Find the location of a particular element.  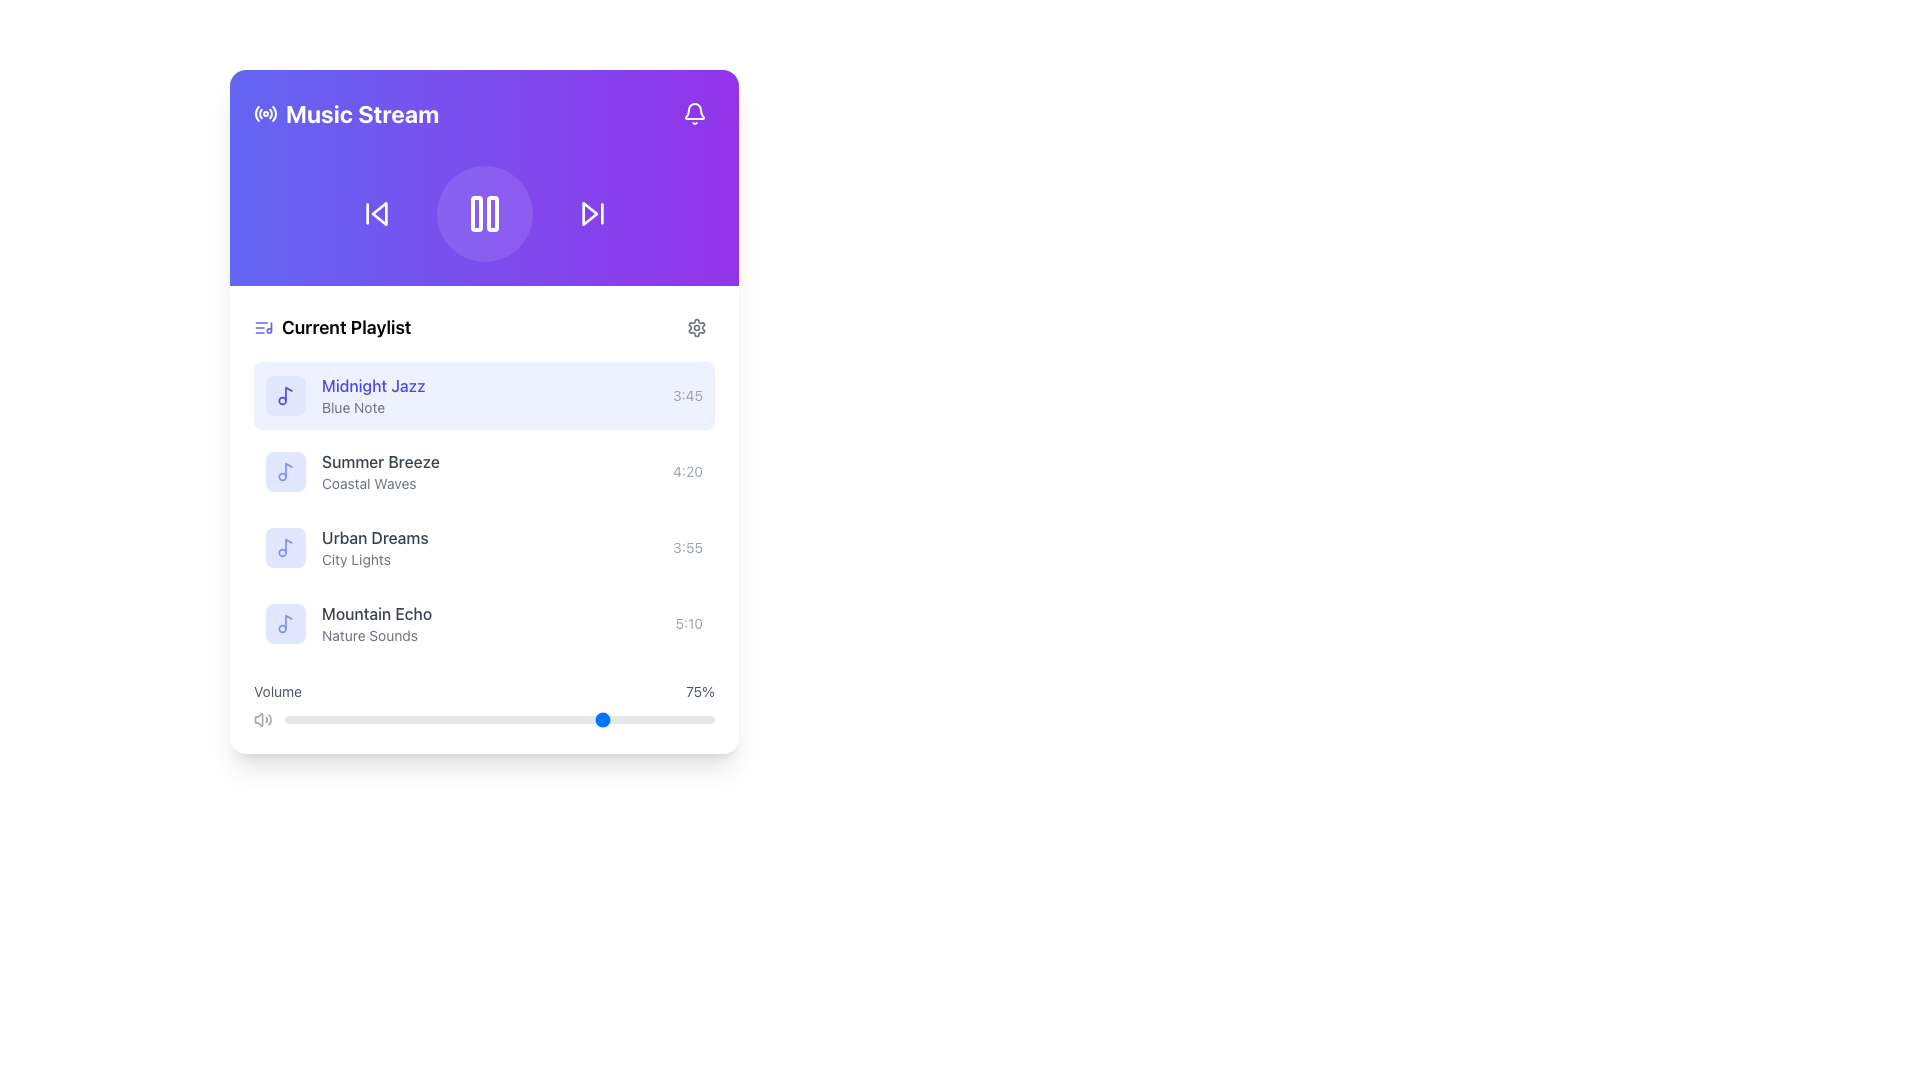

the right bar of the pause button icon, which is a vertical rectangle styled in purple and located in the center of the title bar is located at coordinates (492, 213).